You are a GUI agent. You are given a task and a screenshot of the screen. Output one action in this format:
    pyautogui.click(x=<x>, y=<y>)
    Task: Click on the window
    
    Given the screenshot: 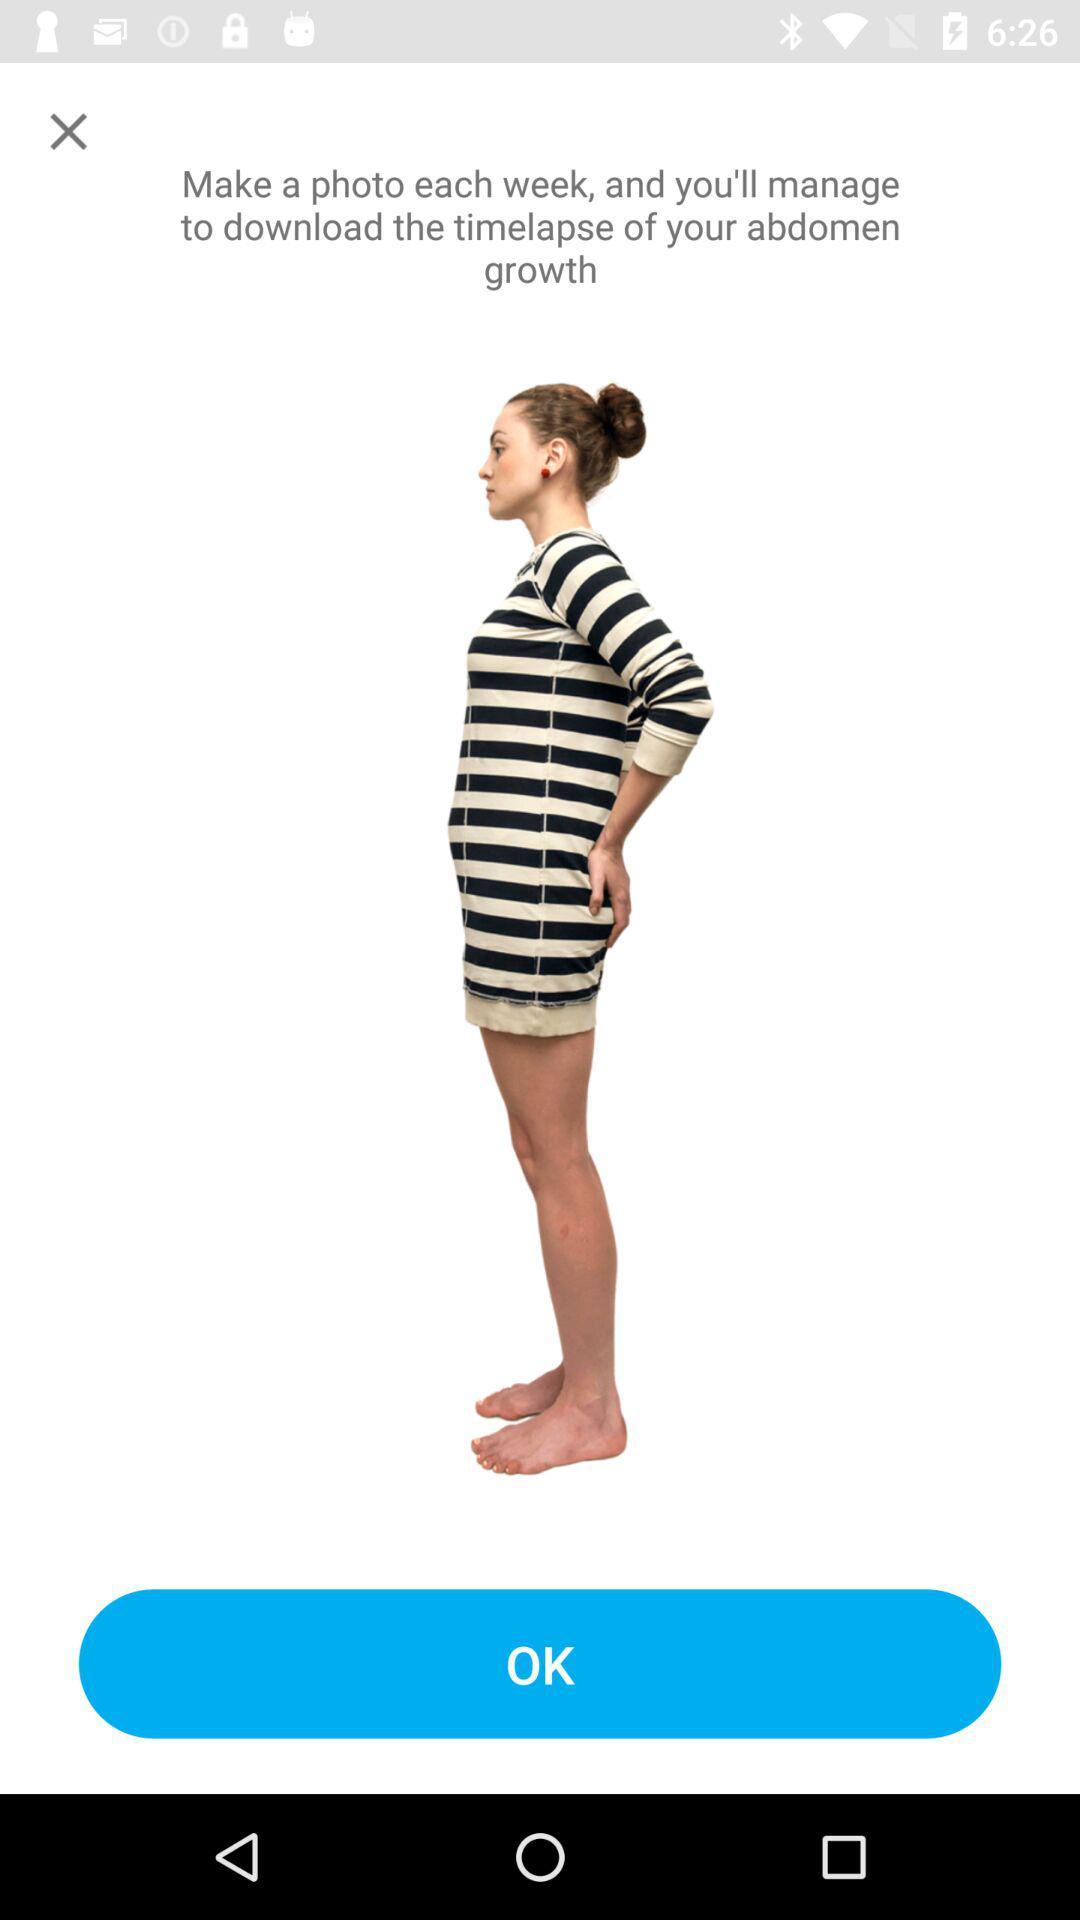 What is the action you would take?
    pyautogui.click(x=67, y=130)
    